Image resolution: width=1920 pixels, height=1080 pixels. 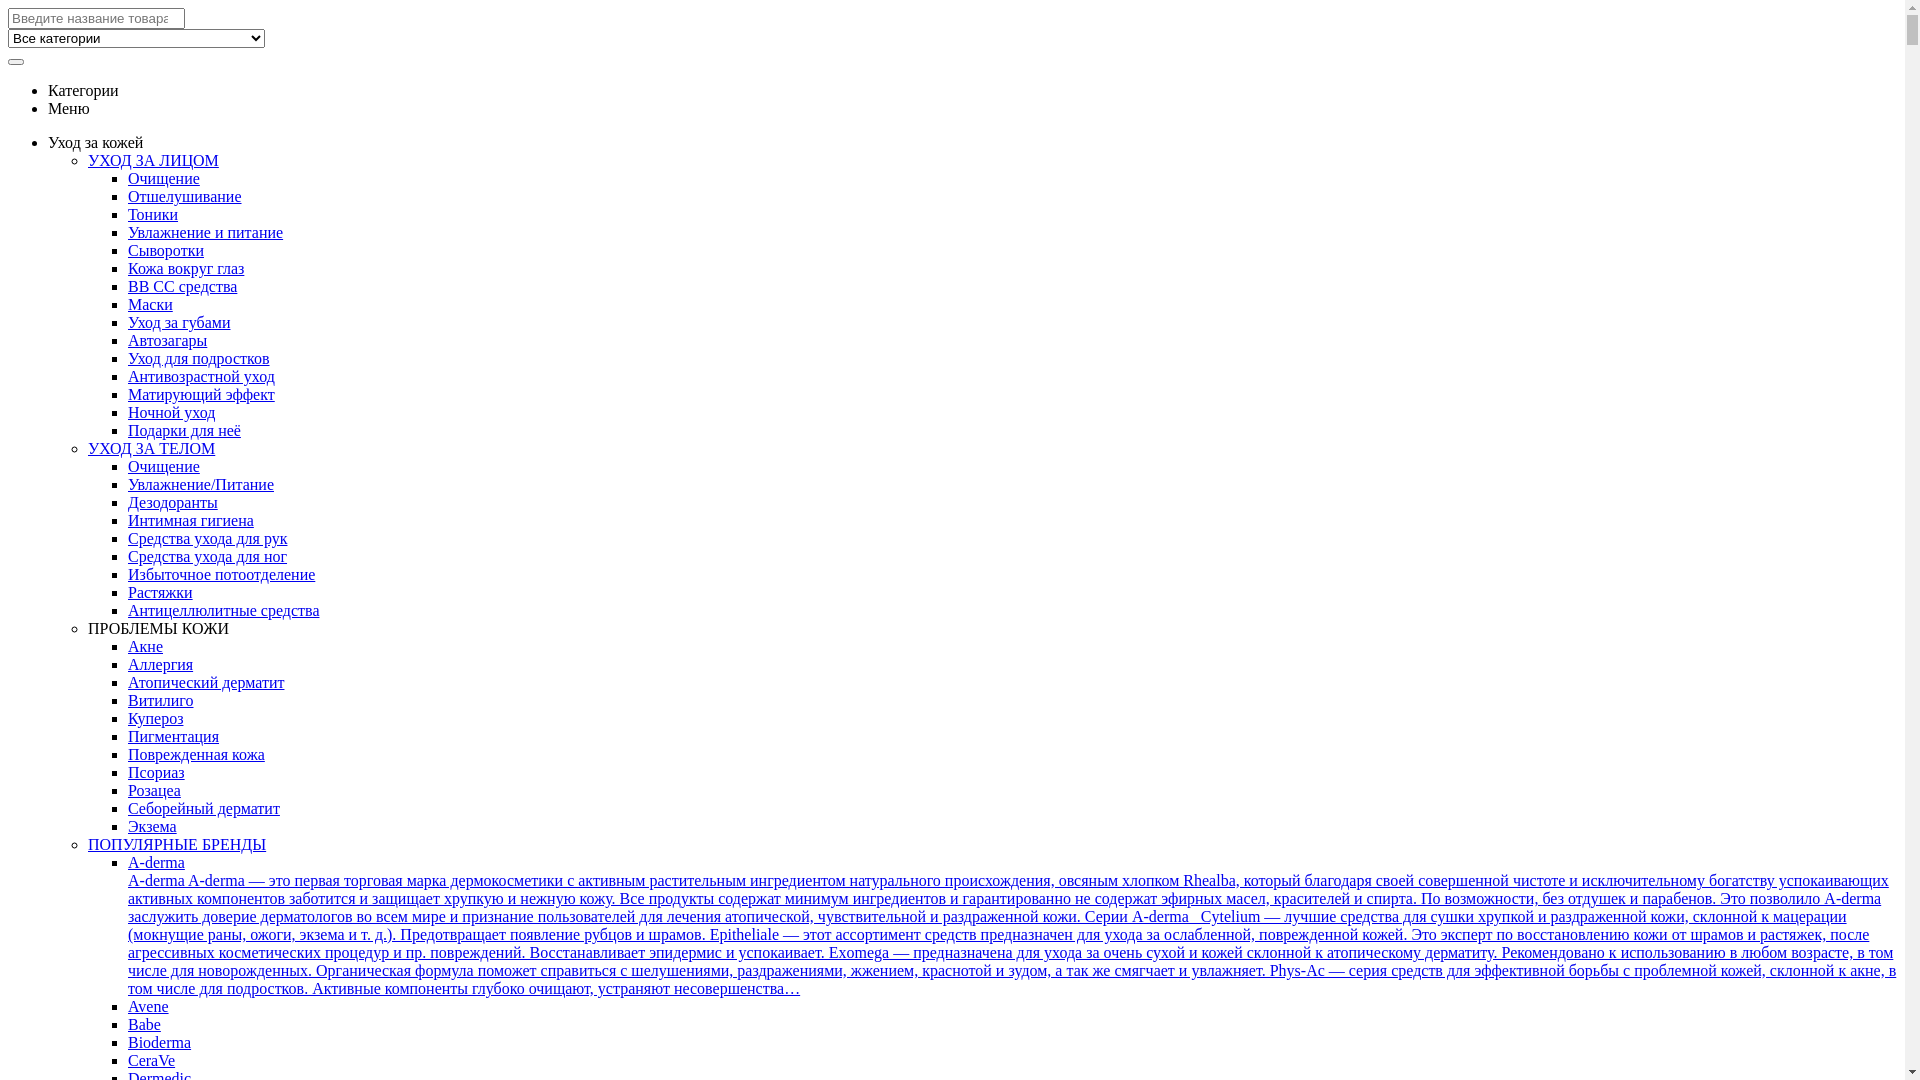 What do you see at coordinates (147, 1006) in the screenshot?
I see `'Avene'` at bounding box center [147, 1006].